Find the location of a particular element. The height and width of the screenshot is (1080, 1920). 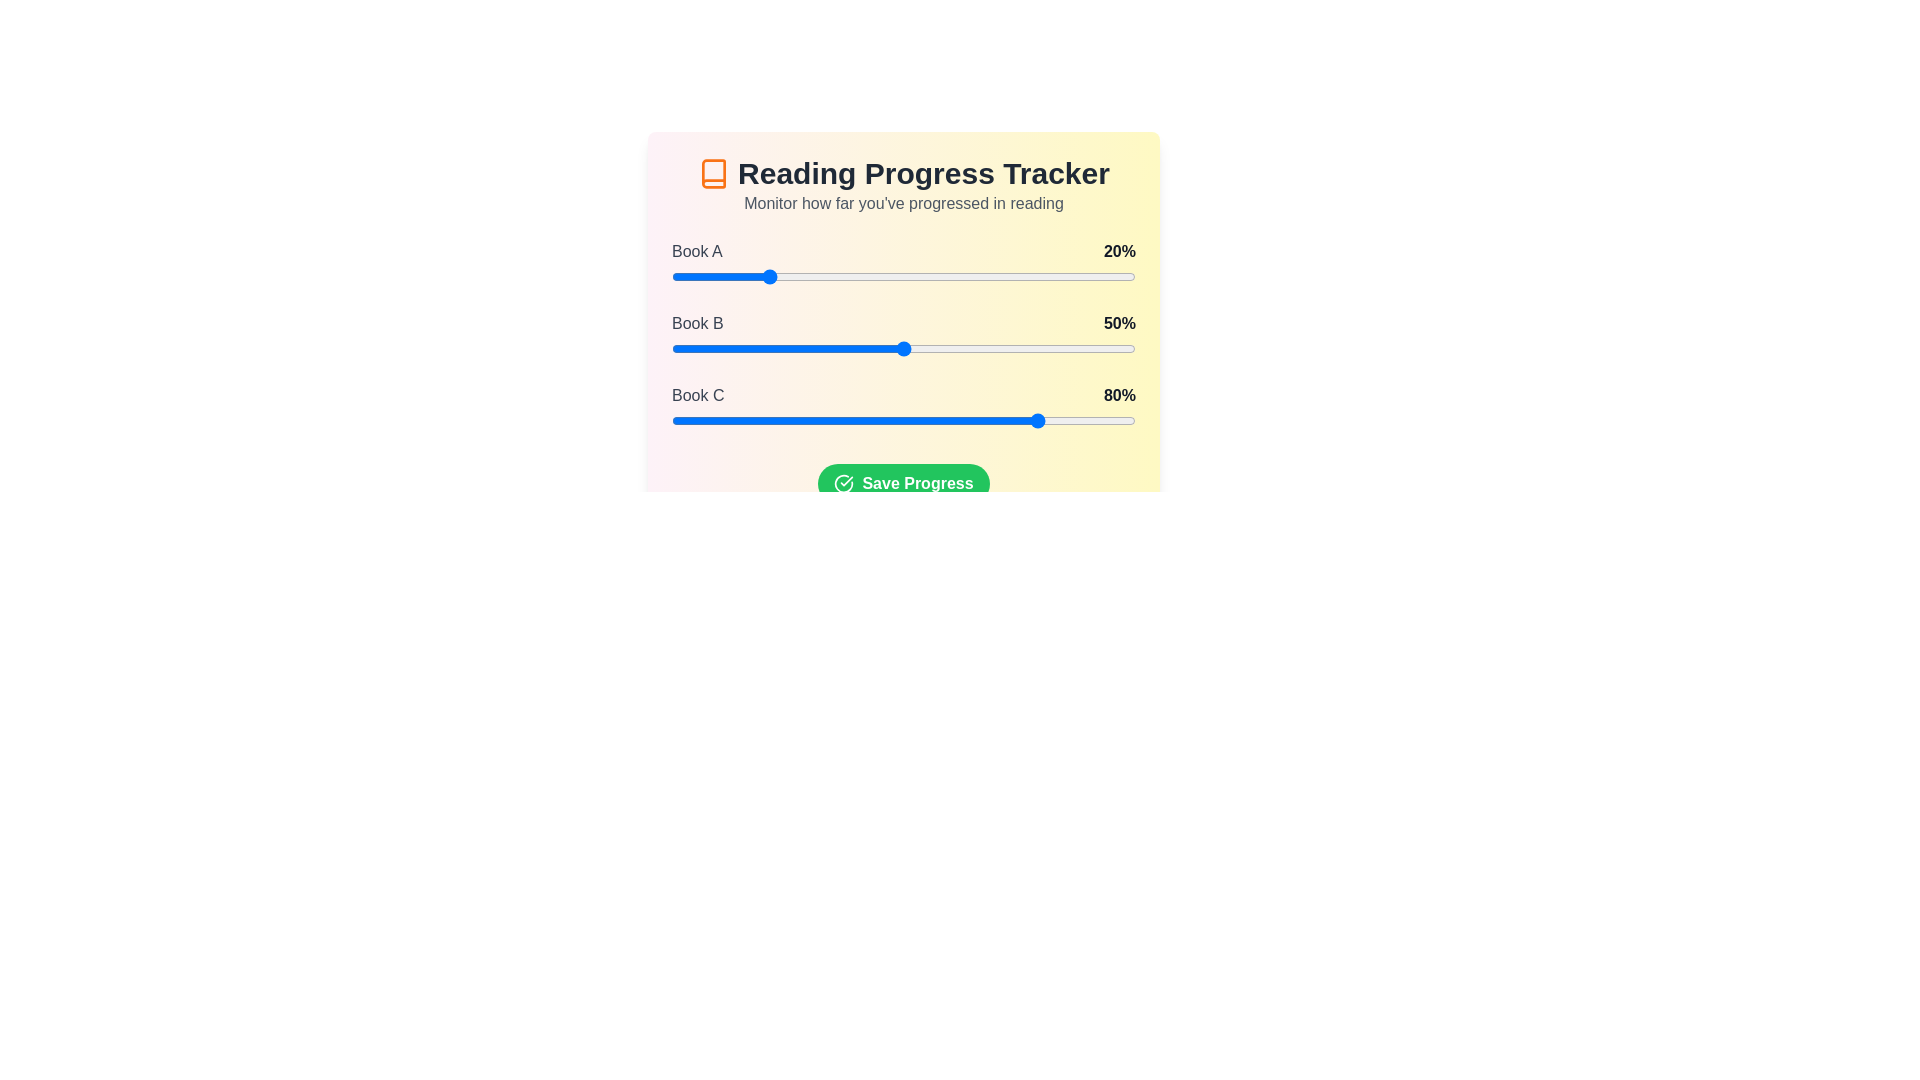

the slider for a book to set its progress to 2% is located at coordinates (681, 277).